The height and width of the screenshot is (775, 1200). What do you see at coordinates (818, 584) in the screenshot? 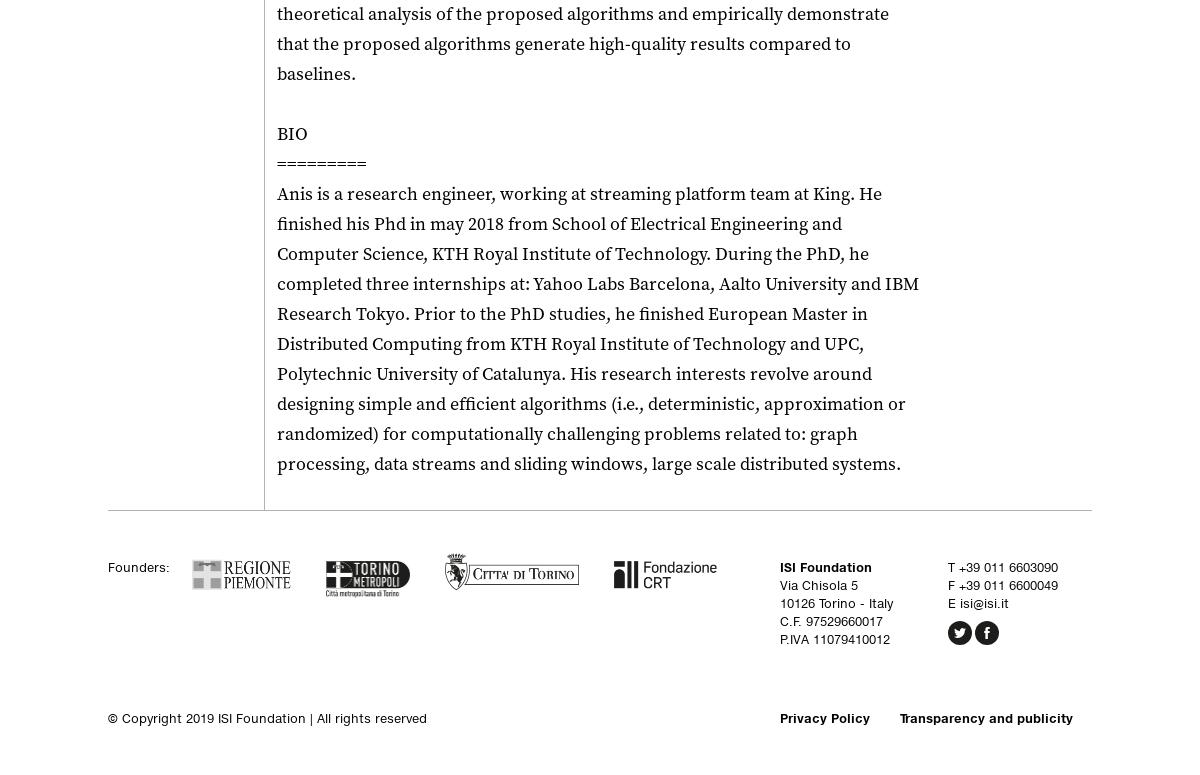
I see `'Via Chisola 5'` at bounding box center [818, 584].